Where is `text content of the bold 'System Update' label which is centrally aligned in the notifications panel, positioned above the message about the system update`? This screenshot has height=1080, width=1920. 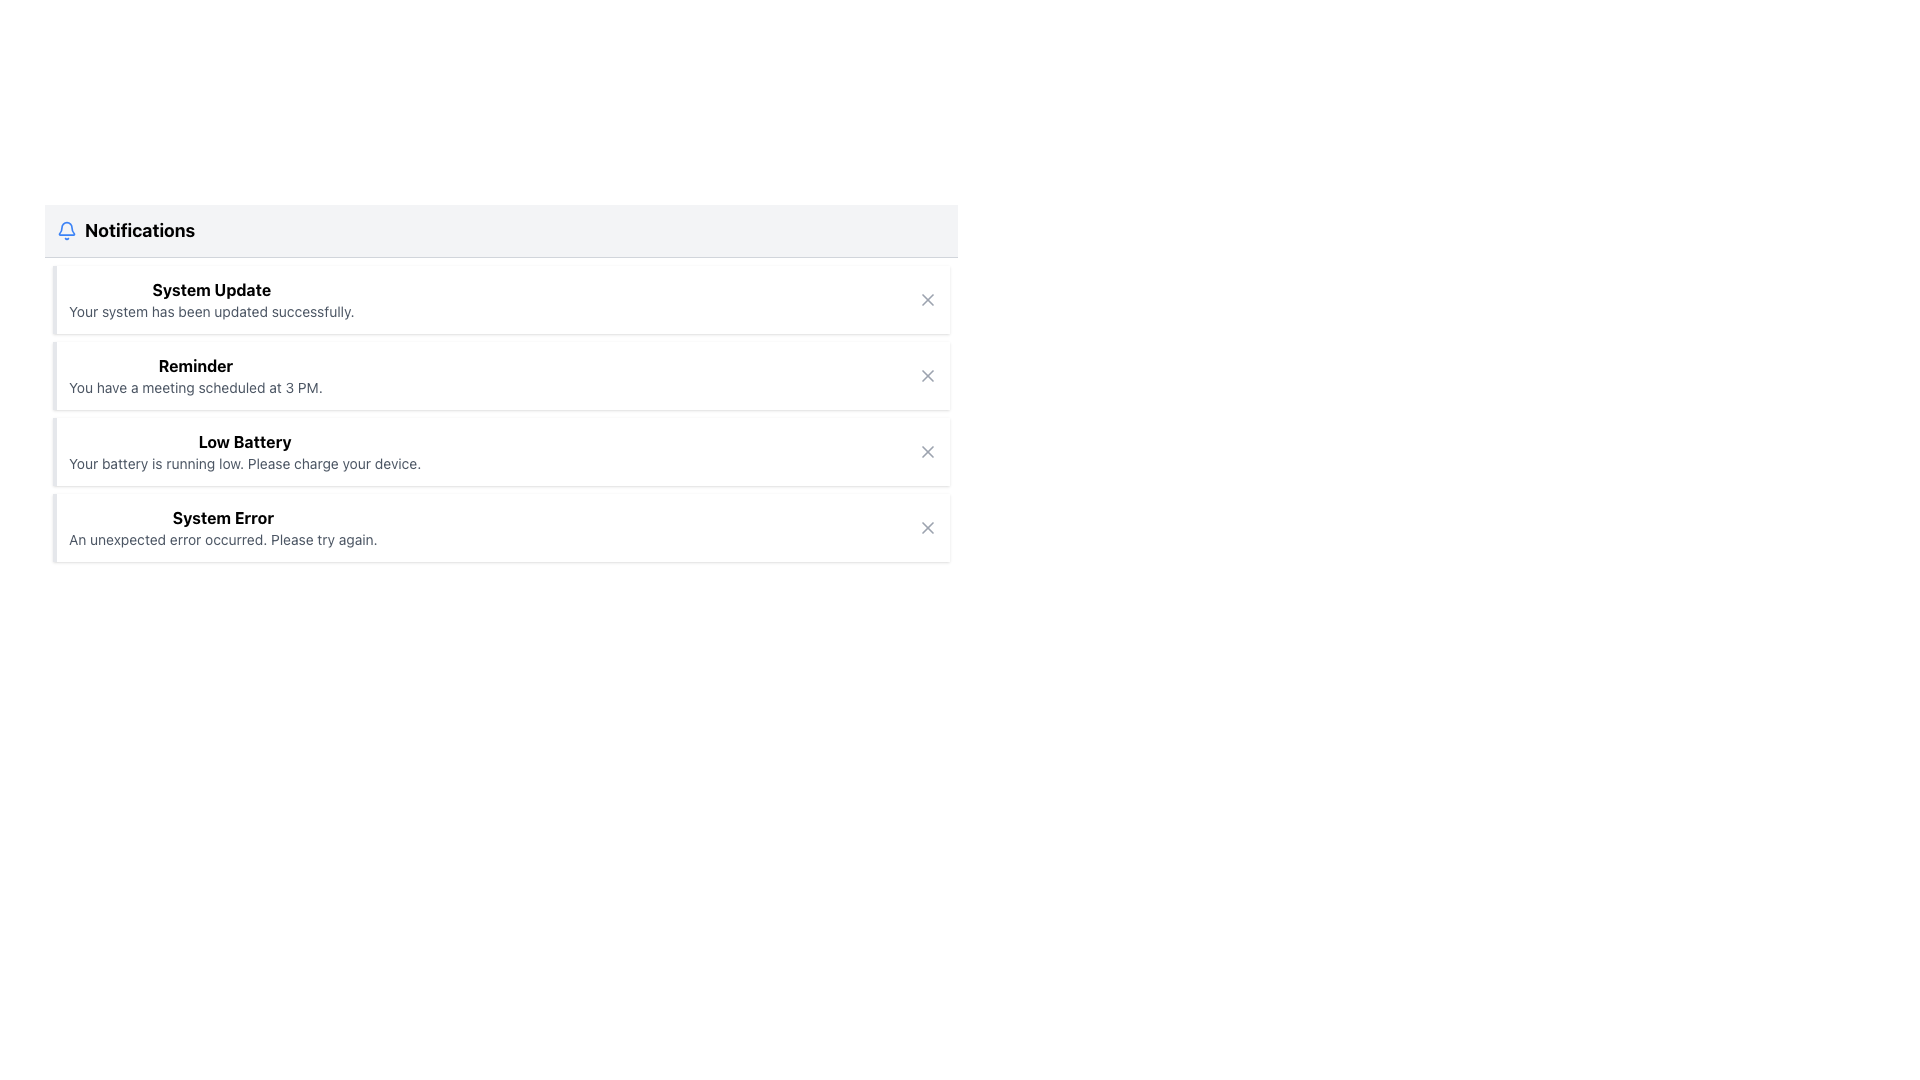
text content of the bold 'System Update' label which is centrally aligned in the notifications panel, positioned above the message about the system update is located at coordinates (211, 289).